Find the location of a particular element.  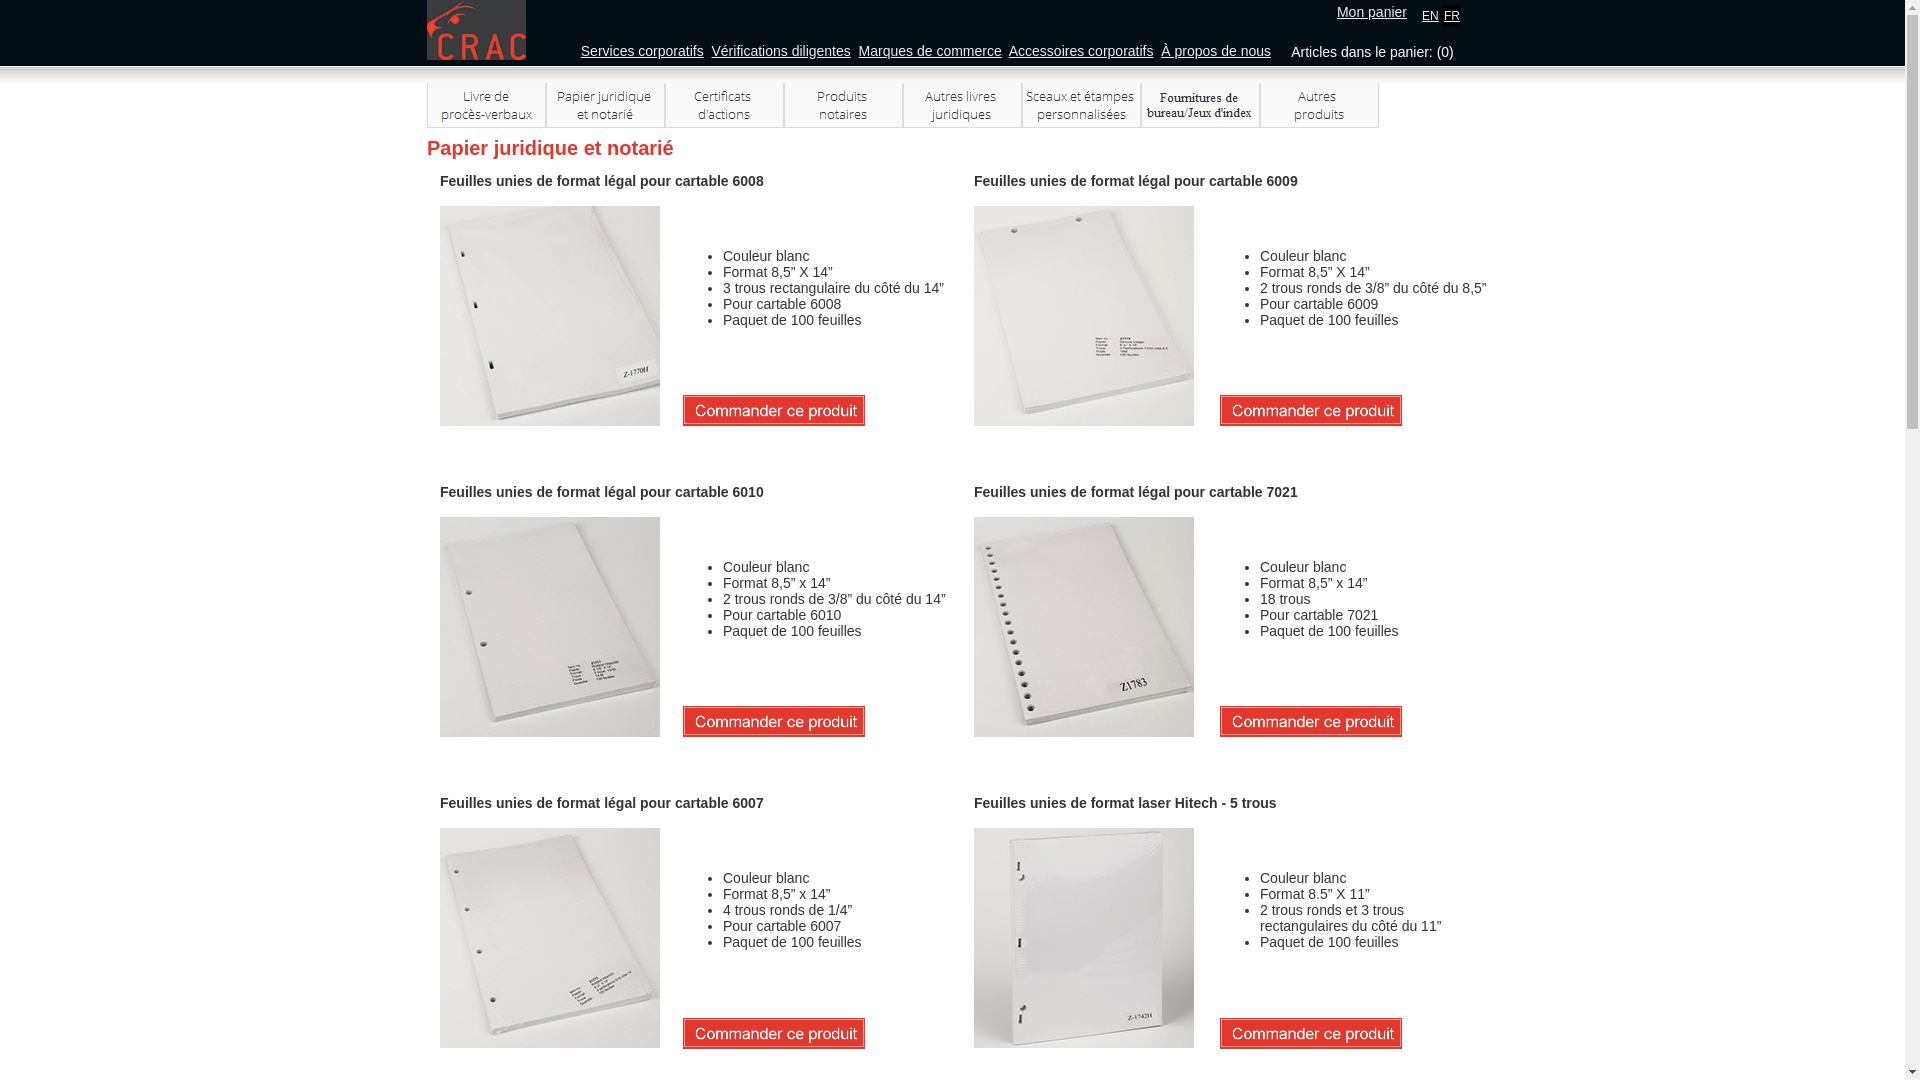

'Fournitures de is located at coordinates (1141, 105).